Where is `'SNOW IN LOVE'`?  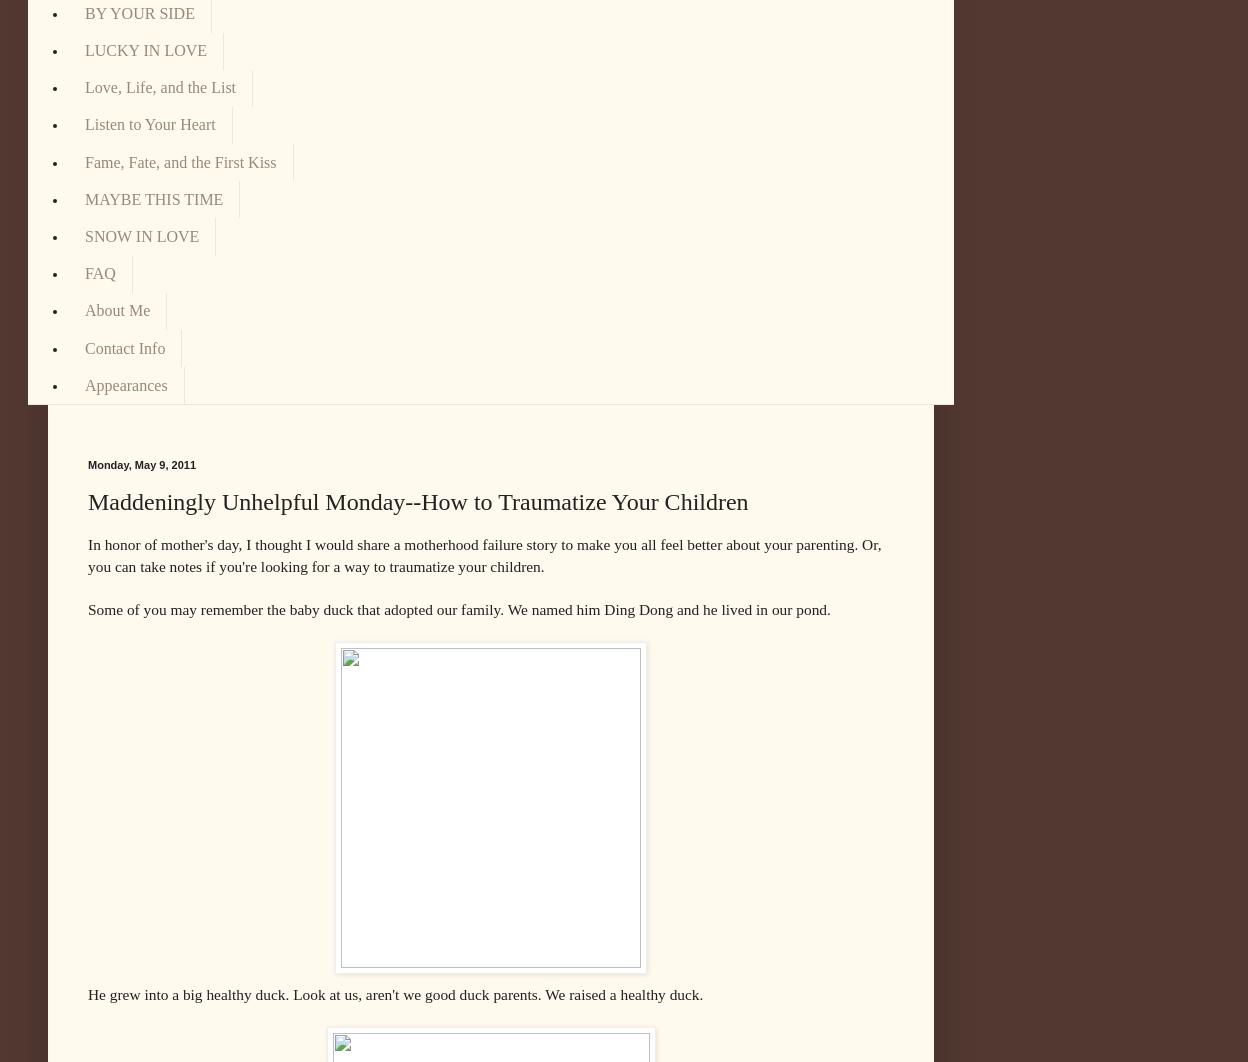
'SNOW IN LOVE' is located at coordinates (142, 236).